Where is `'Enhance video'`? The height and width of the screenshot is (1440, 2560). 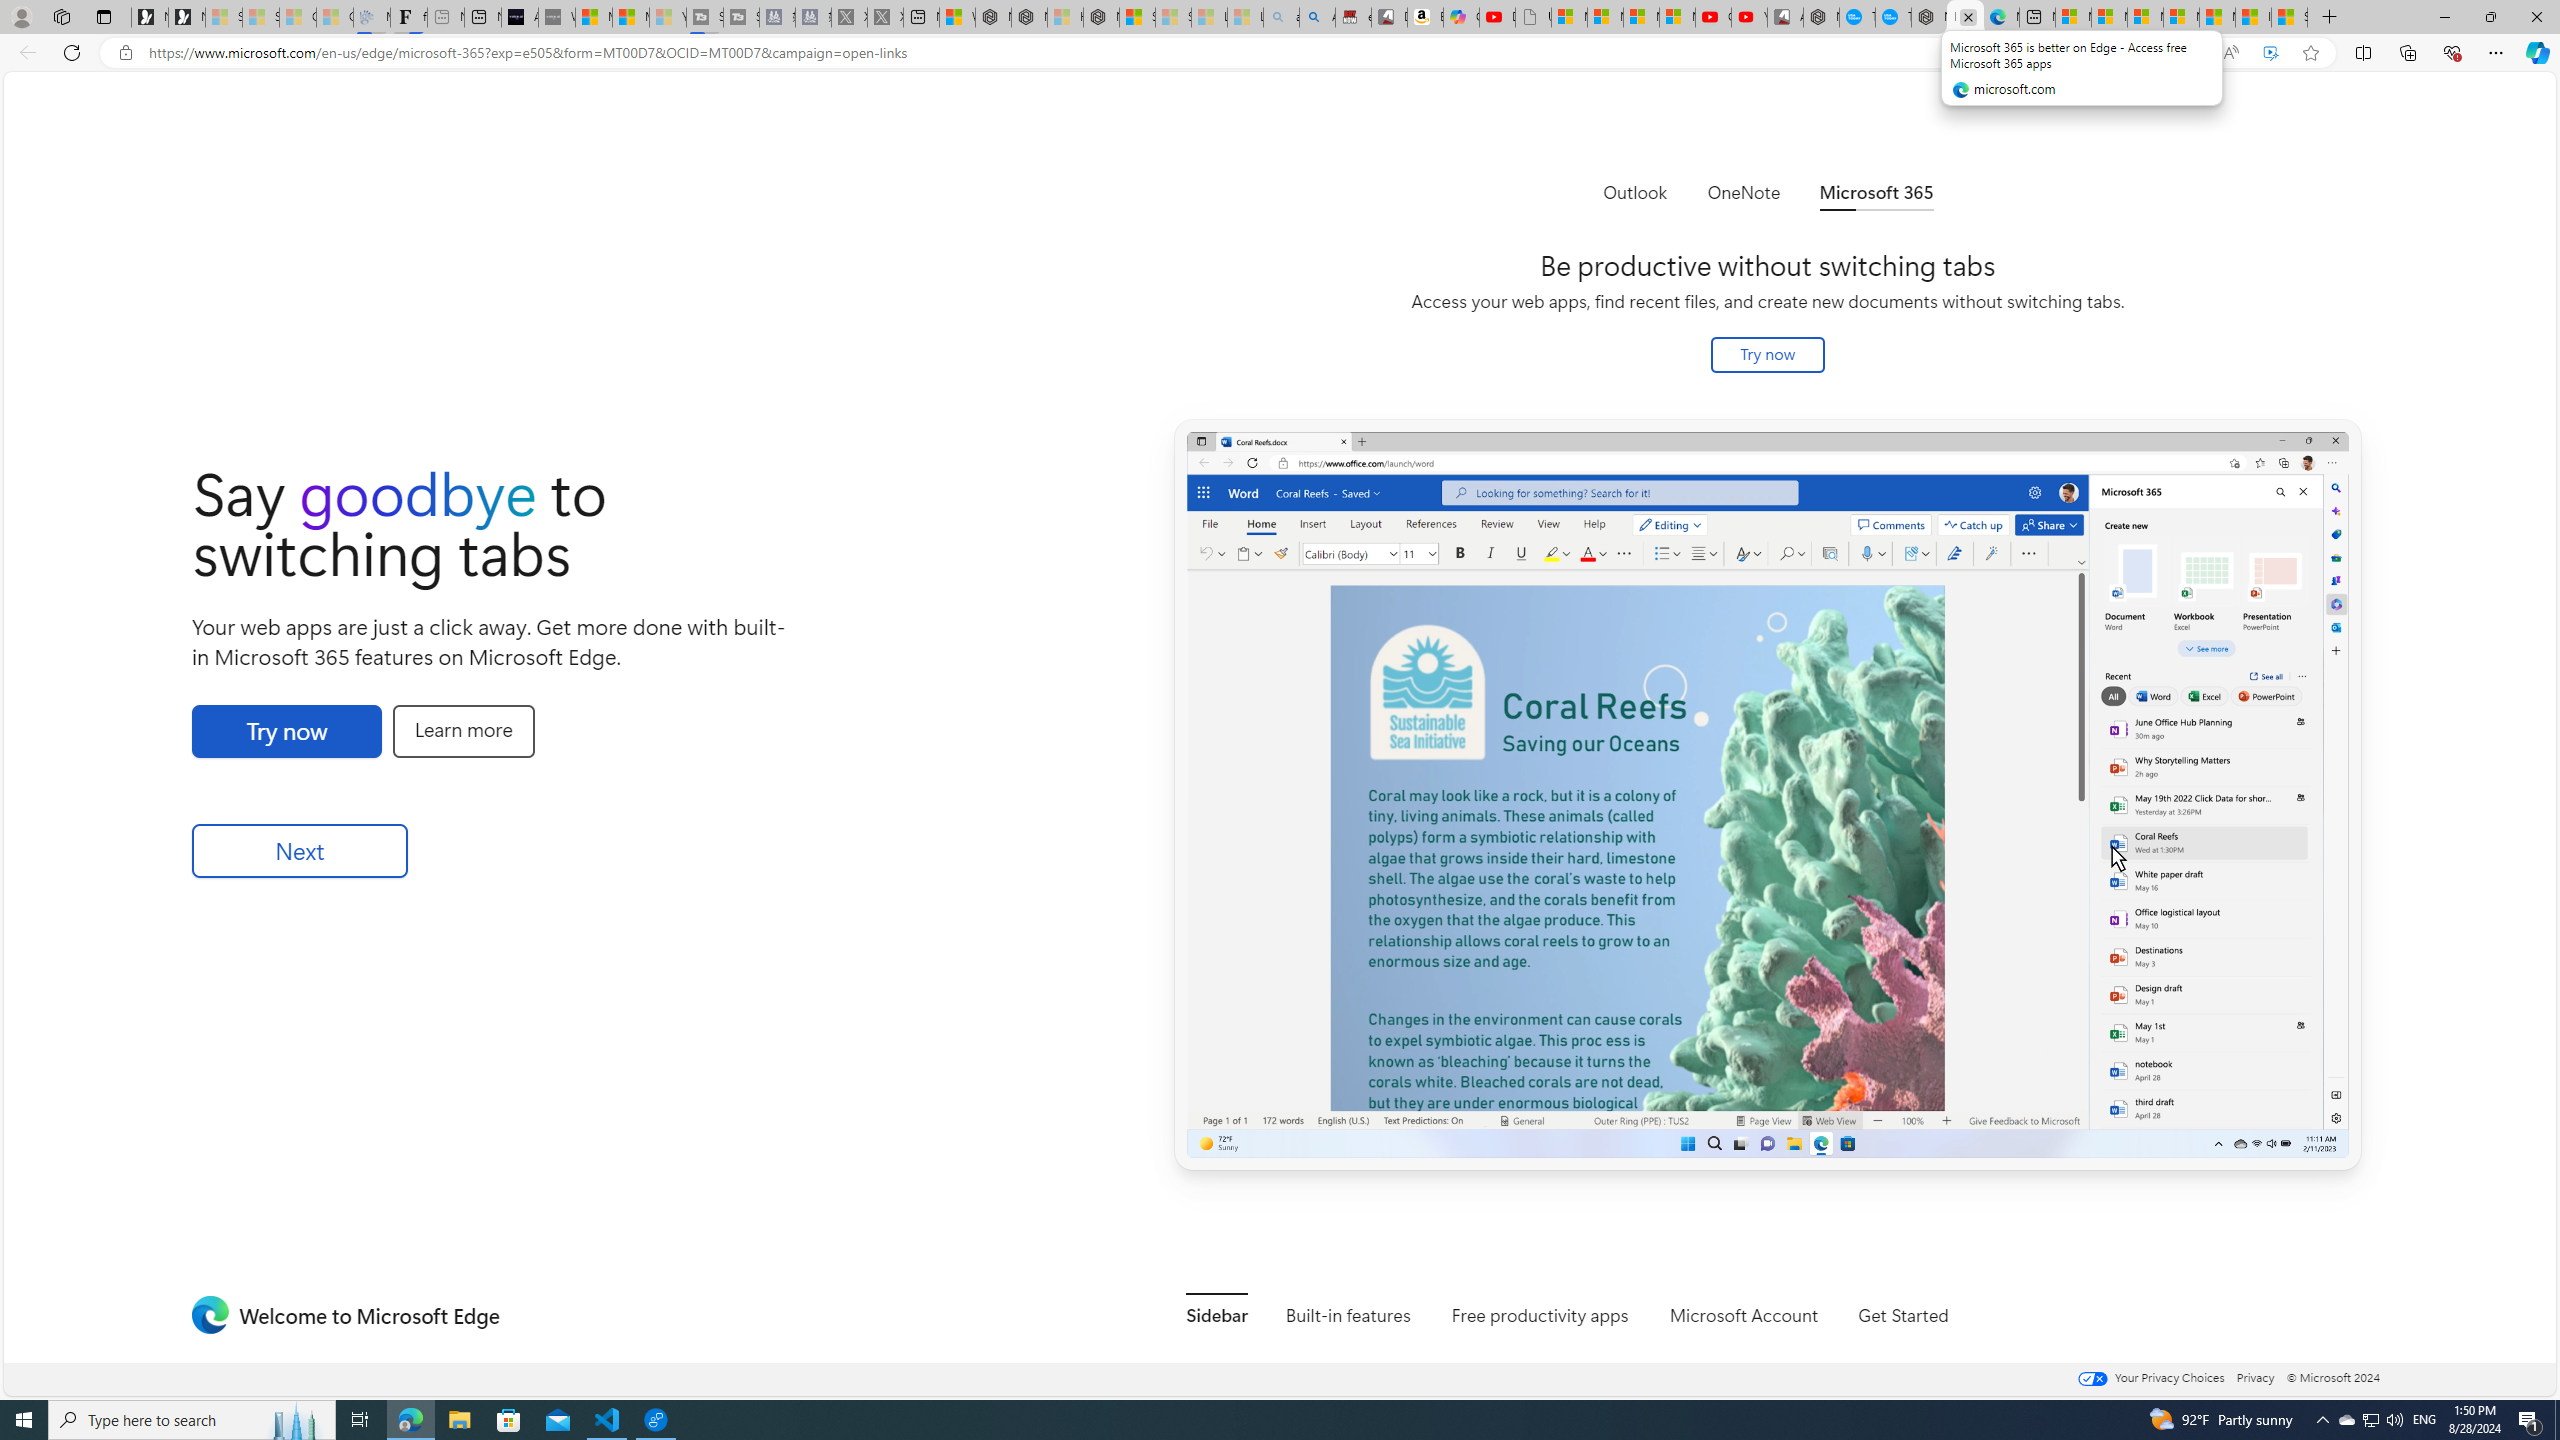 'Enhance video' is located at coordinates (2270, 53).